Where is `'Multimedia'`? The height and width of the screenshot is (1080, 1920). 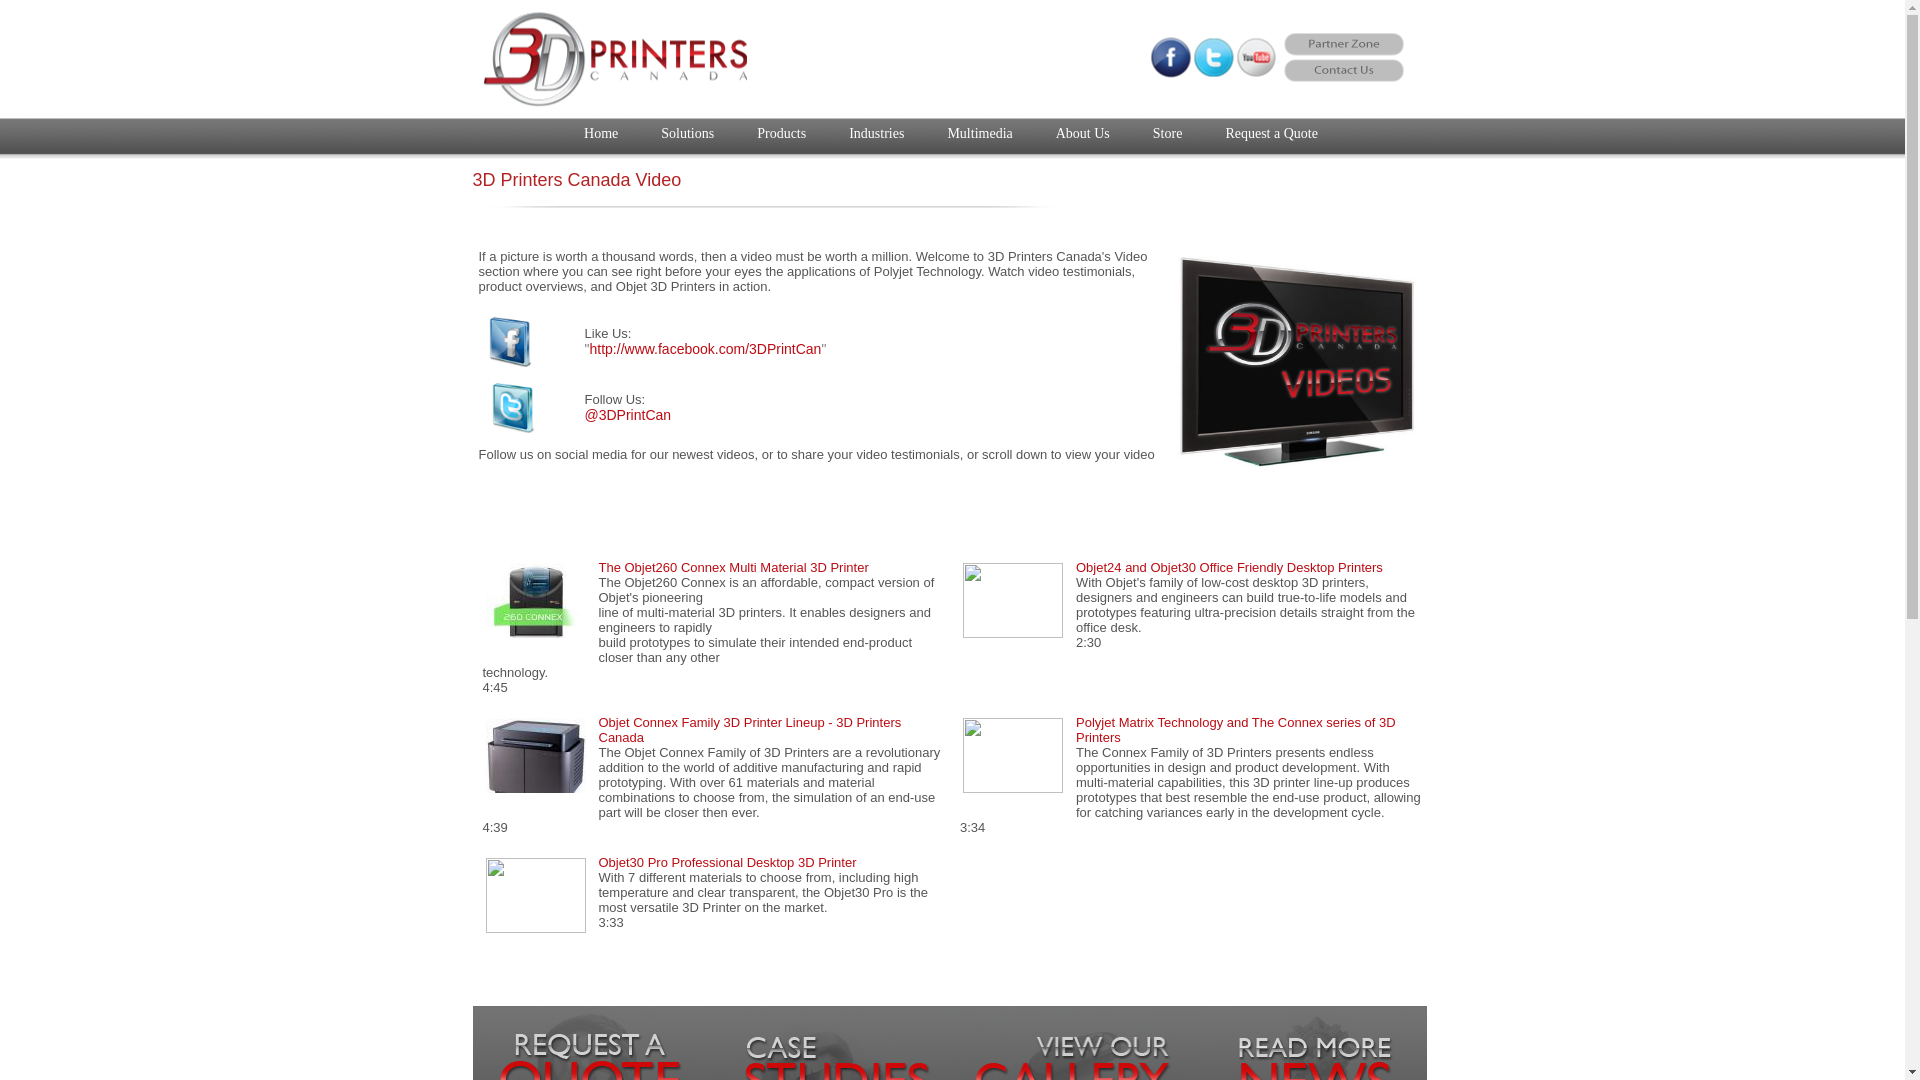 'Multimedia' is located at coordinates (979, 134).